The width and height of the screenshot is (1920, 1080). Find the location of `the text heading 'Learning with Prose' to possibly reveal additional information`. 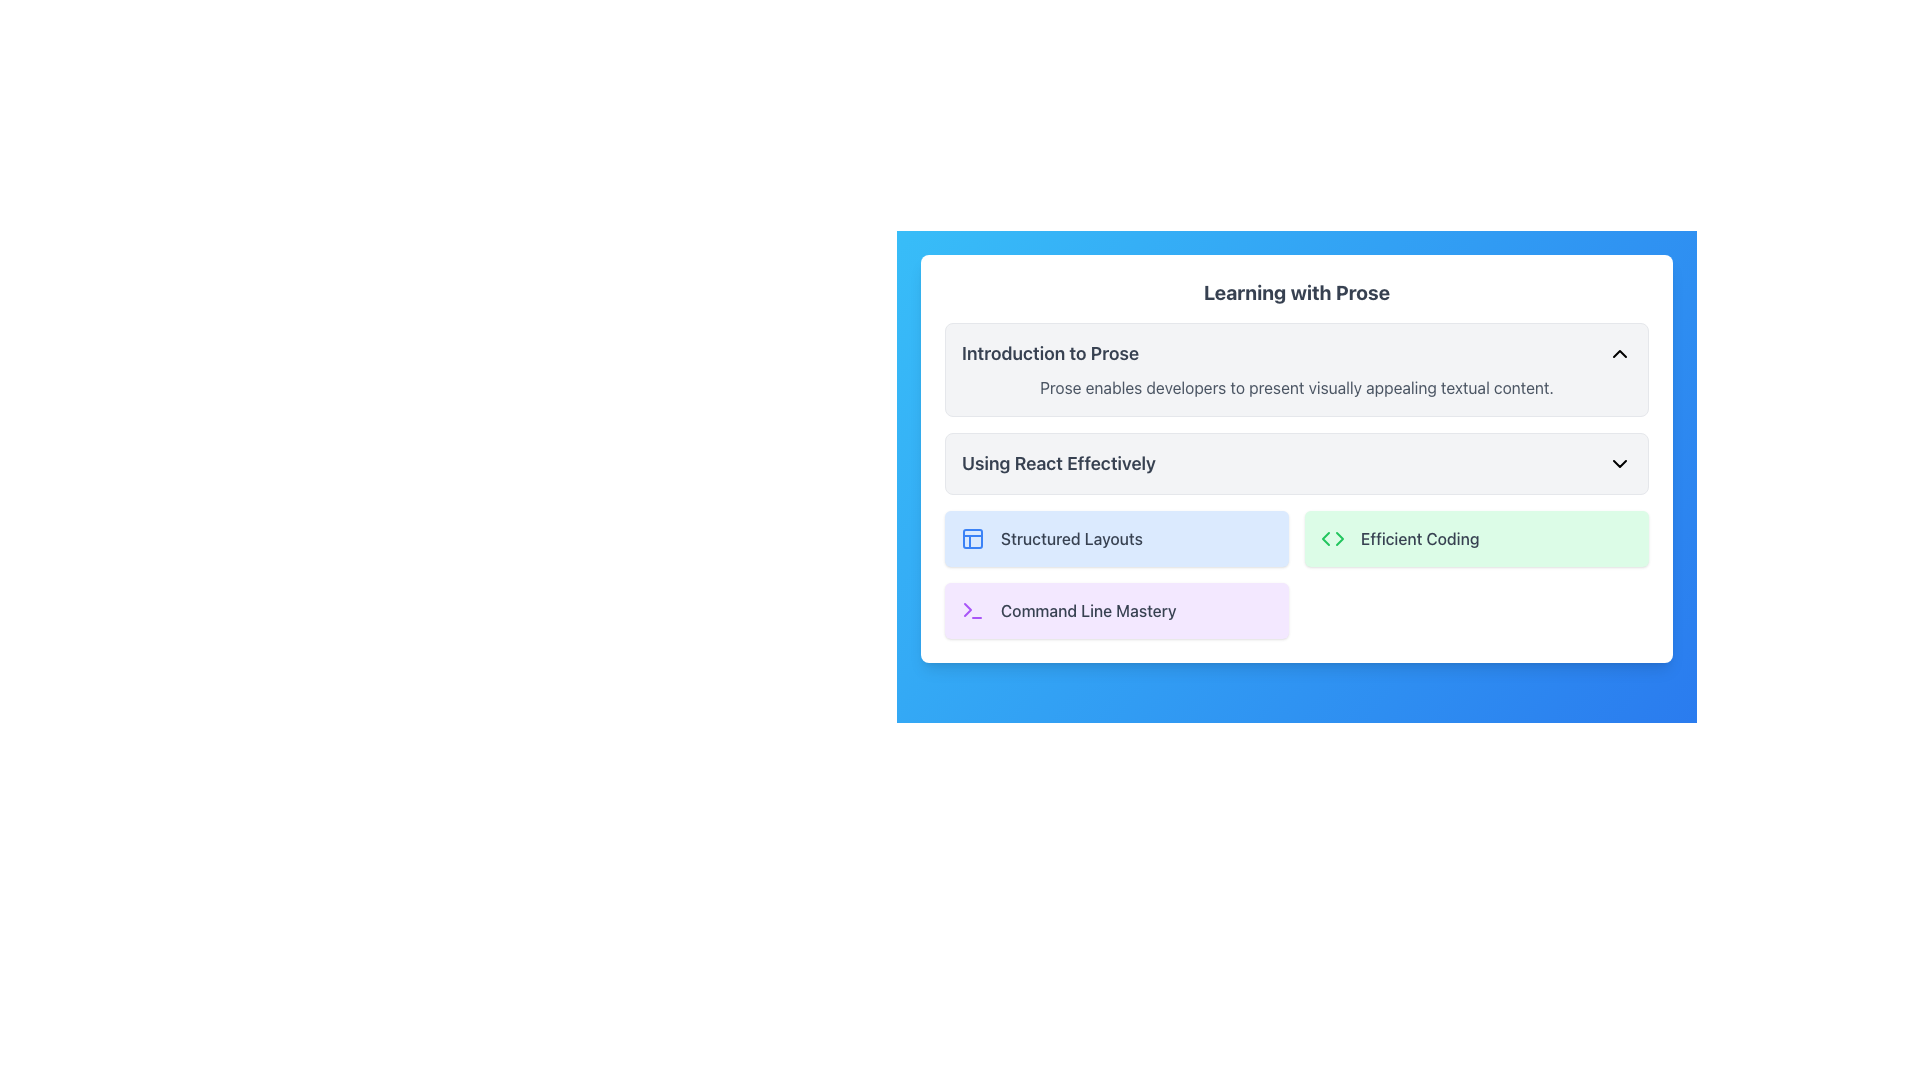

the text heading 'Learning with Prose' to possibly reveal additional information is located at coordinates (1296, 293).